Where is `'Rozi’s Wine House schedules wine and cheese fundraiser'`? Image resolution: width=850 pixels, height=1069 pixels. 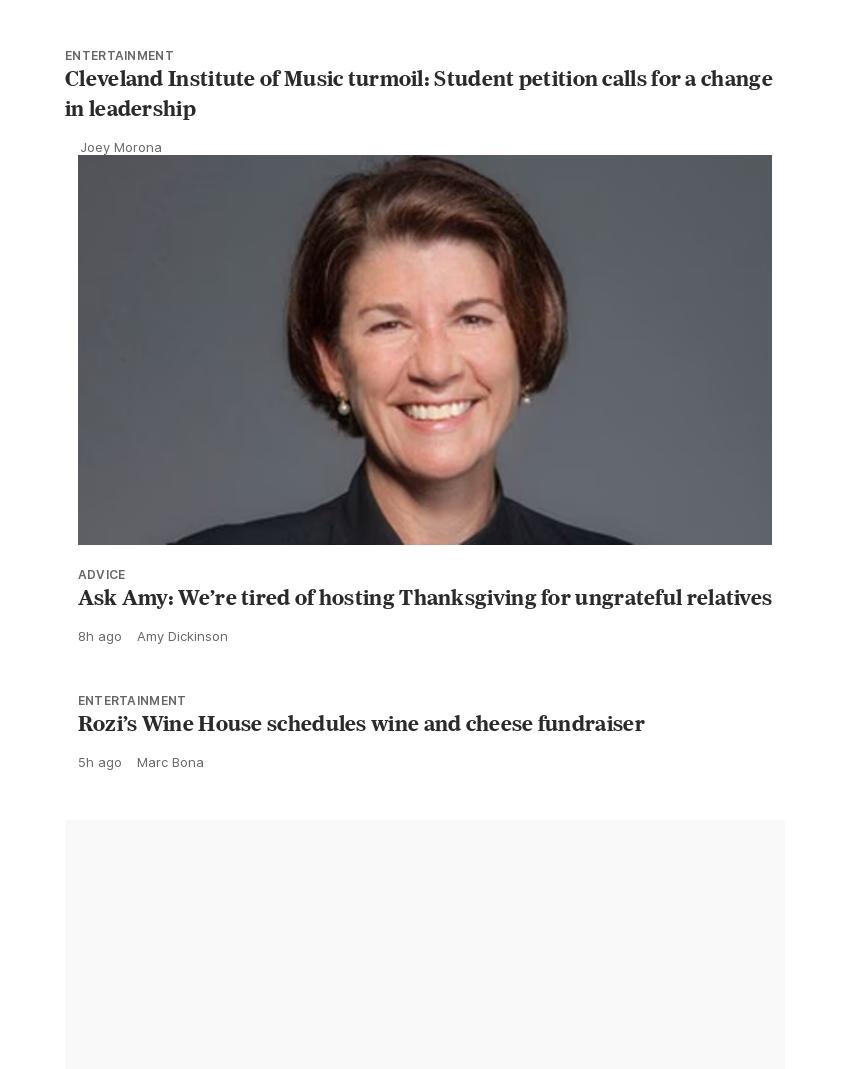 'Rozi’s Wine House schedules wine and cheese fundraiser' is located at coordinates (359, 767).